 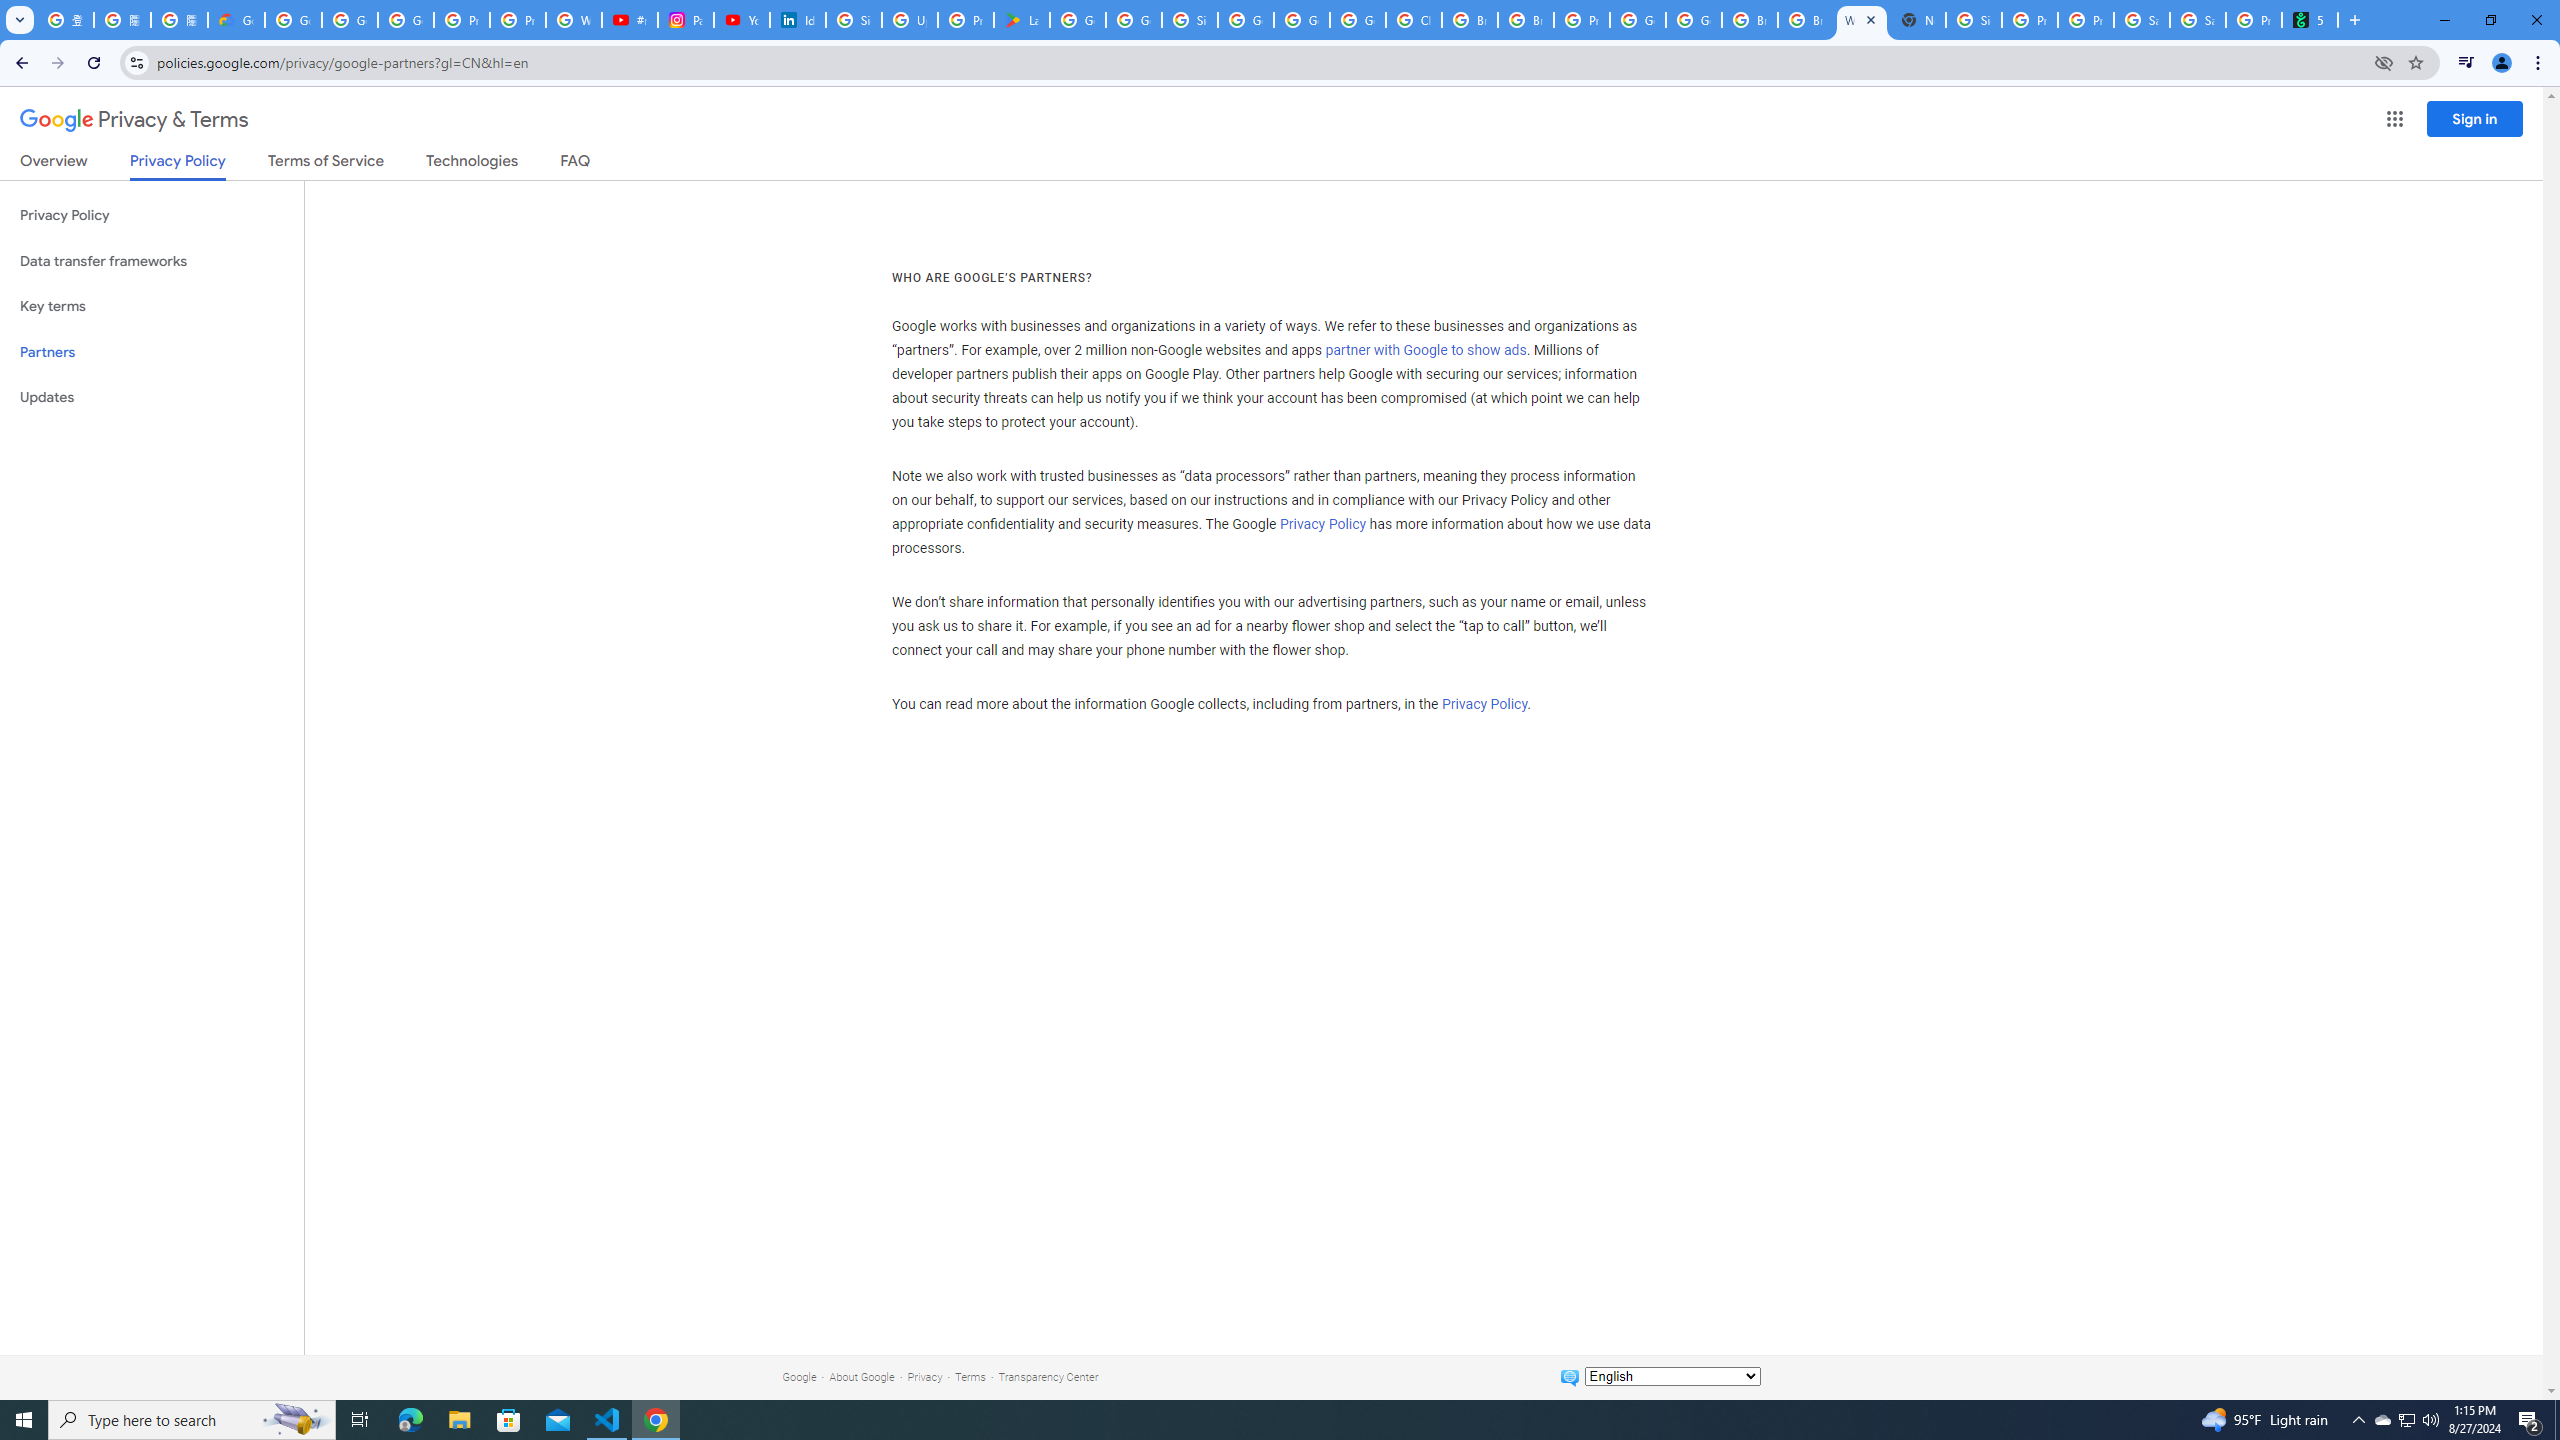 I want to click on 'Terms of Service', so click(x=325, y=164).